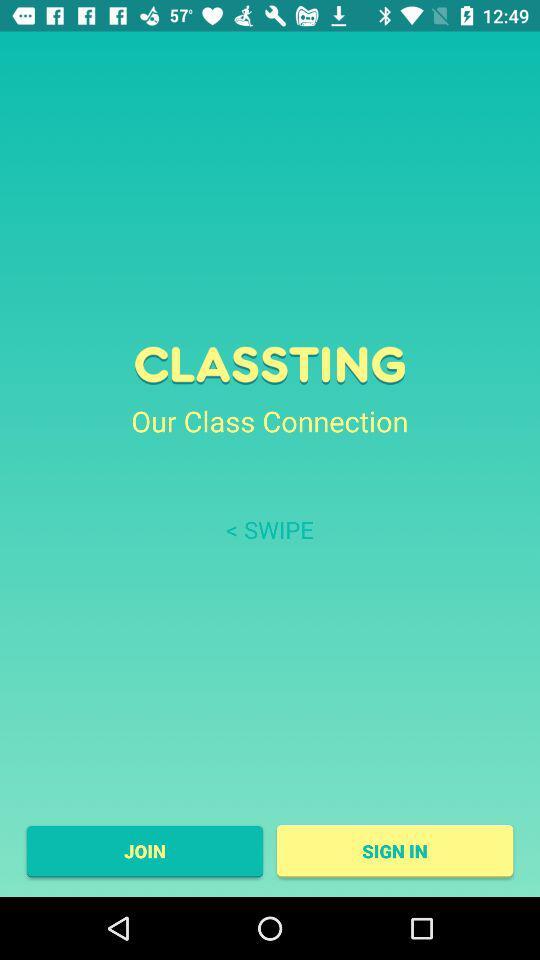 The image size is (540, 960). I want to click on icon next to the join item, so click(395, 850).